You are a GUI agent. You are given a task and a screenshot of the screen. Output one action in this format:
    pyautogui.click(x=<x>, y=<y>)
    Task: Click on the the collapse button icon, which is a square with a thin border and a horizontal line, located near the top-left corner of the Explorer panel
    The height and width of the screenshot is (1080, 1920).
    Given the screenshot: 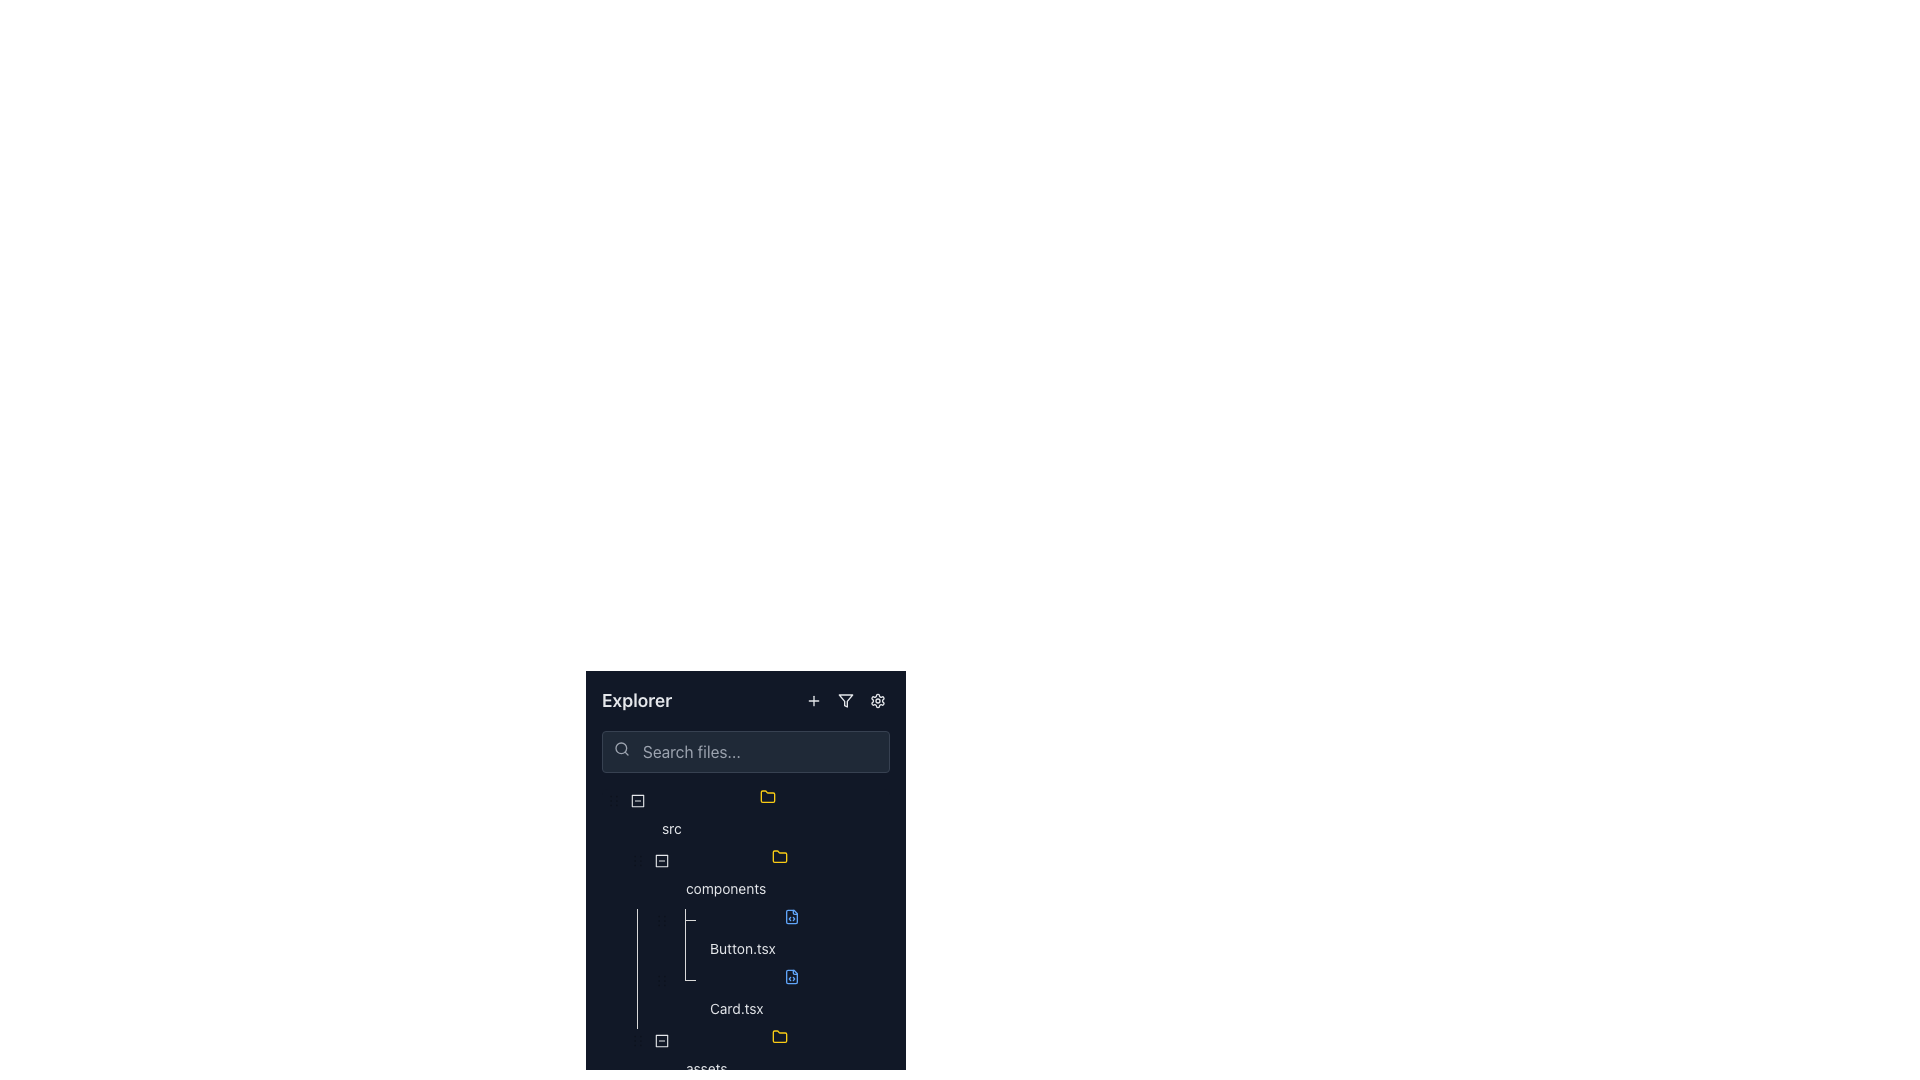 What is the action you would take?
    pyautogui.click(x=637, y=800)
    